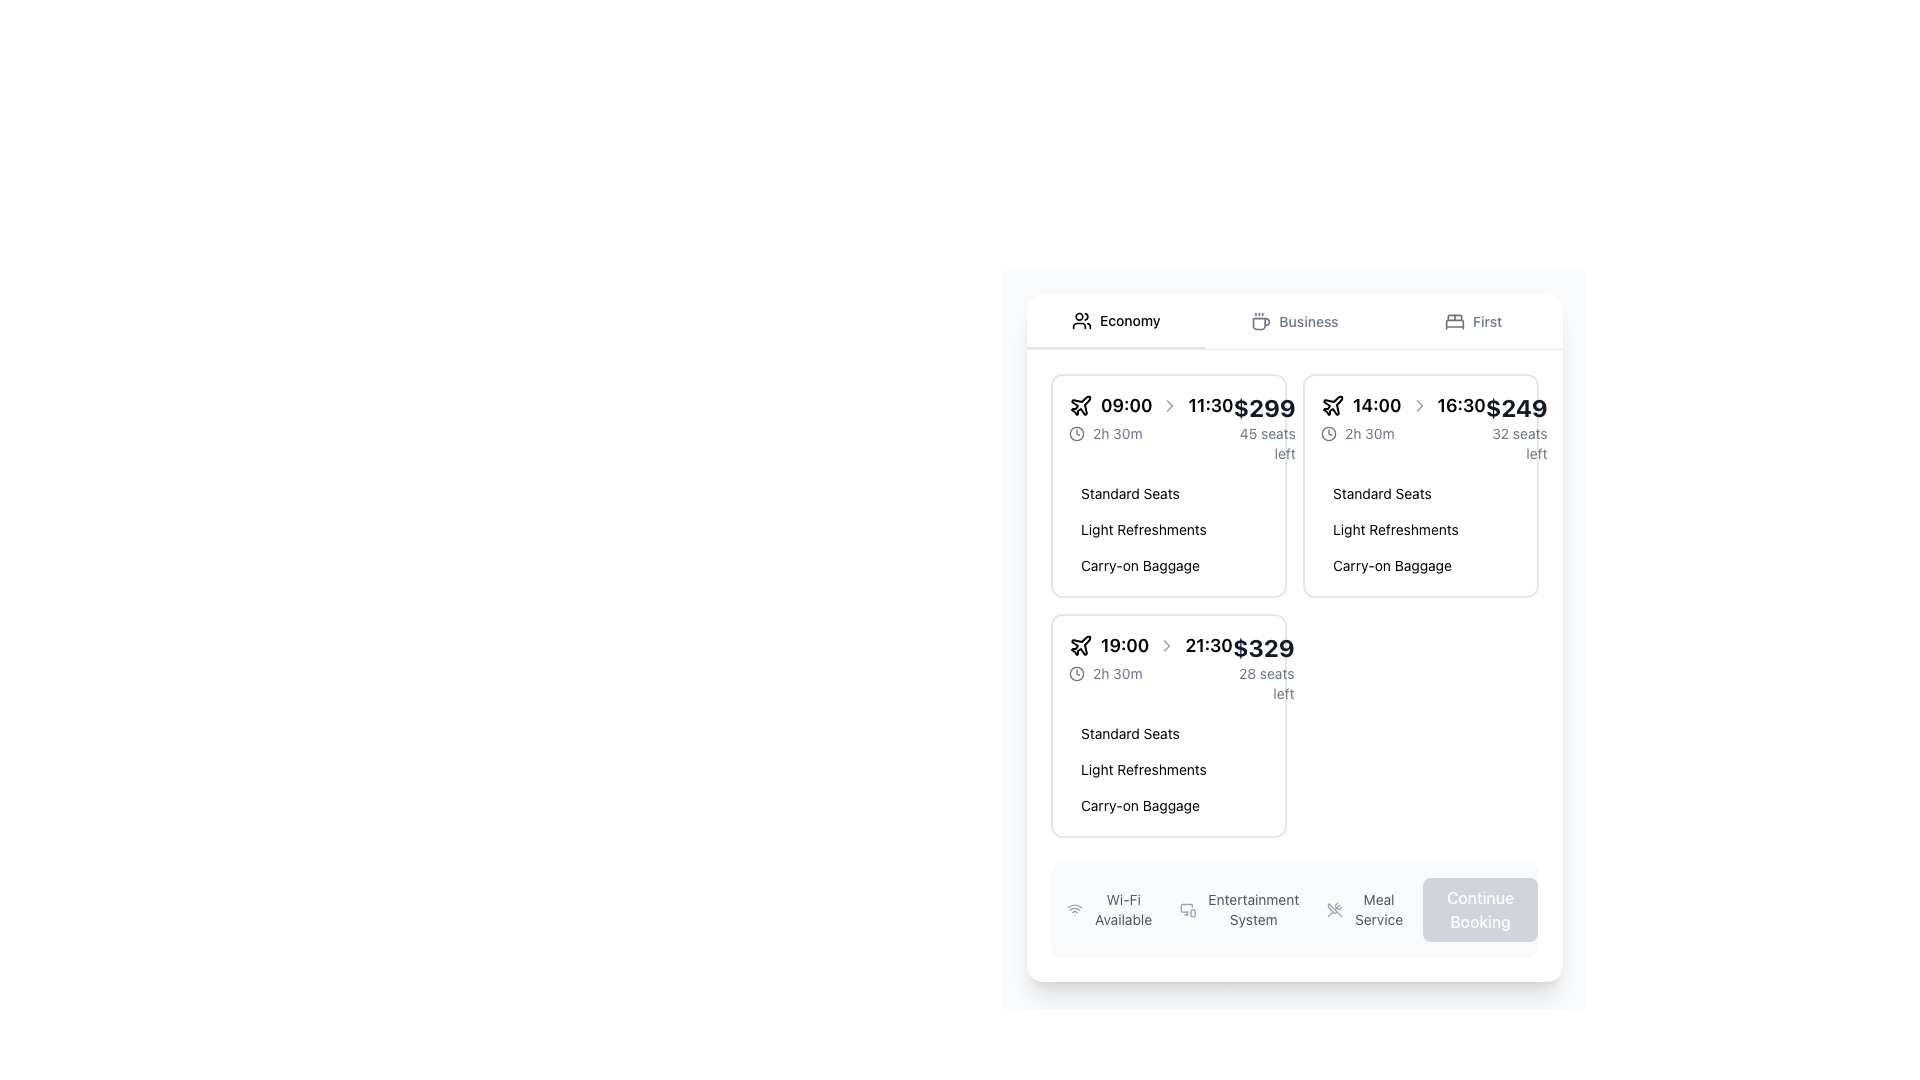 The width and height of the screenshot is (1920, 1080). I want to click on the time icon located in the leftmost ticket option of the grid, positioned directly before the '2h 30m' flight duration text, so click(1075, 433).